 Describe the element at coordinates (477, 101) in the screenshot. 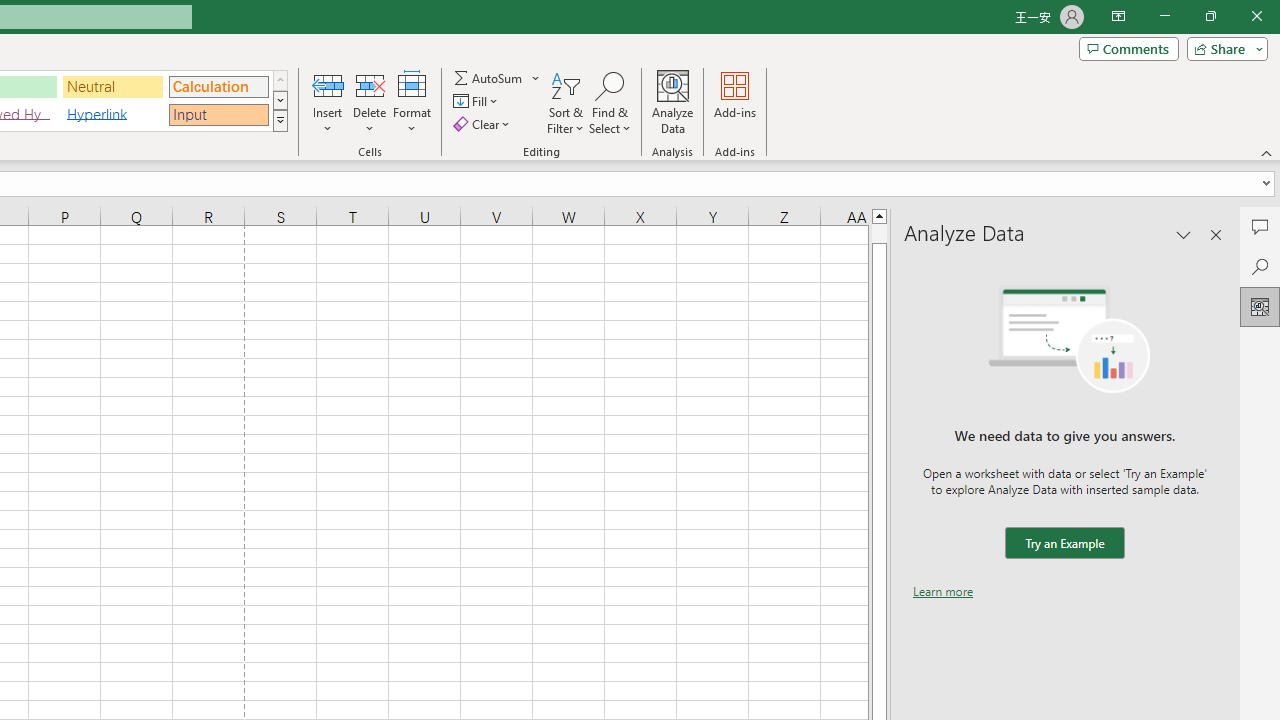

I see `'Fill'` at that location.